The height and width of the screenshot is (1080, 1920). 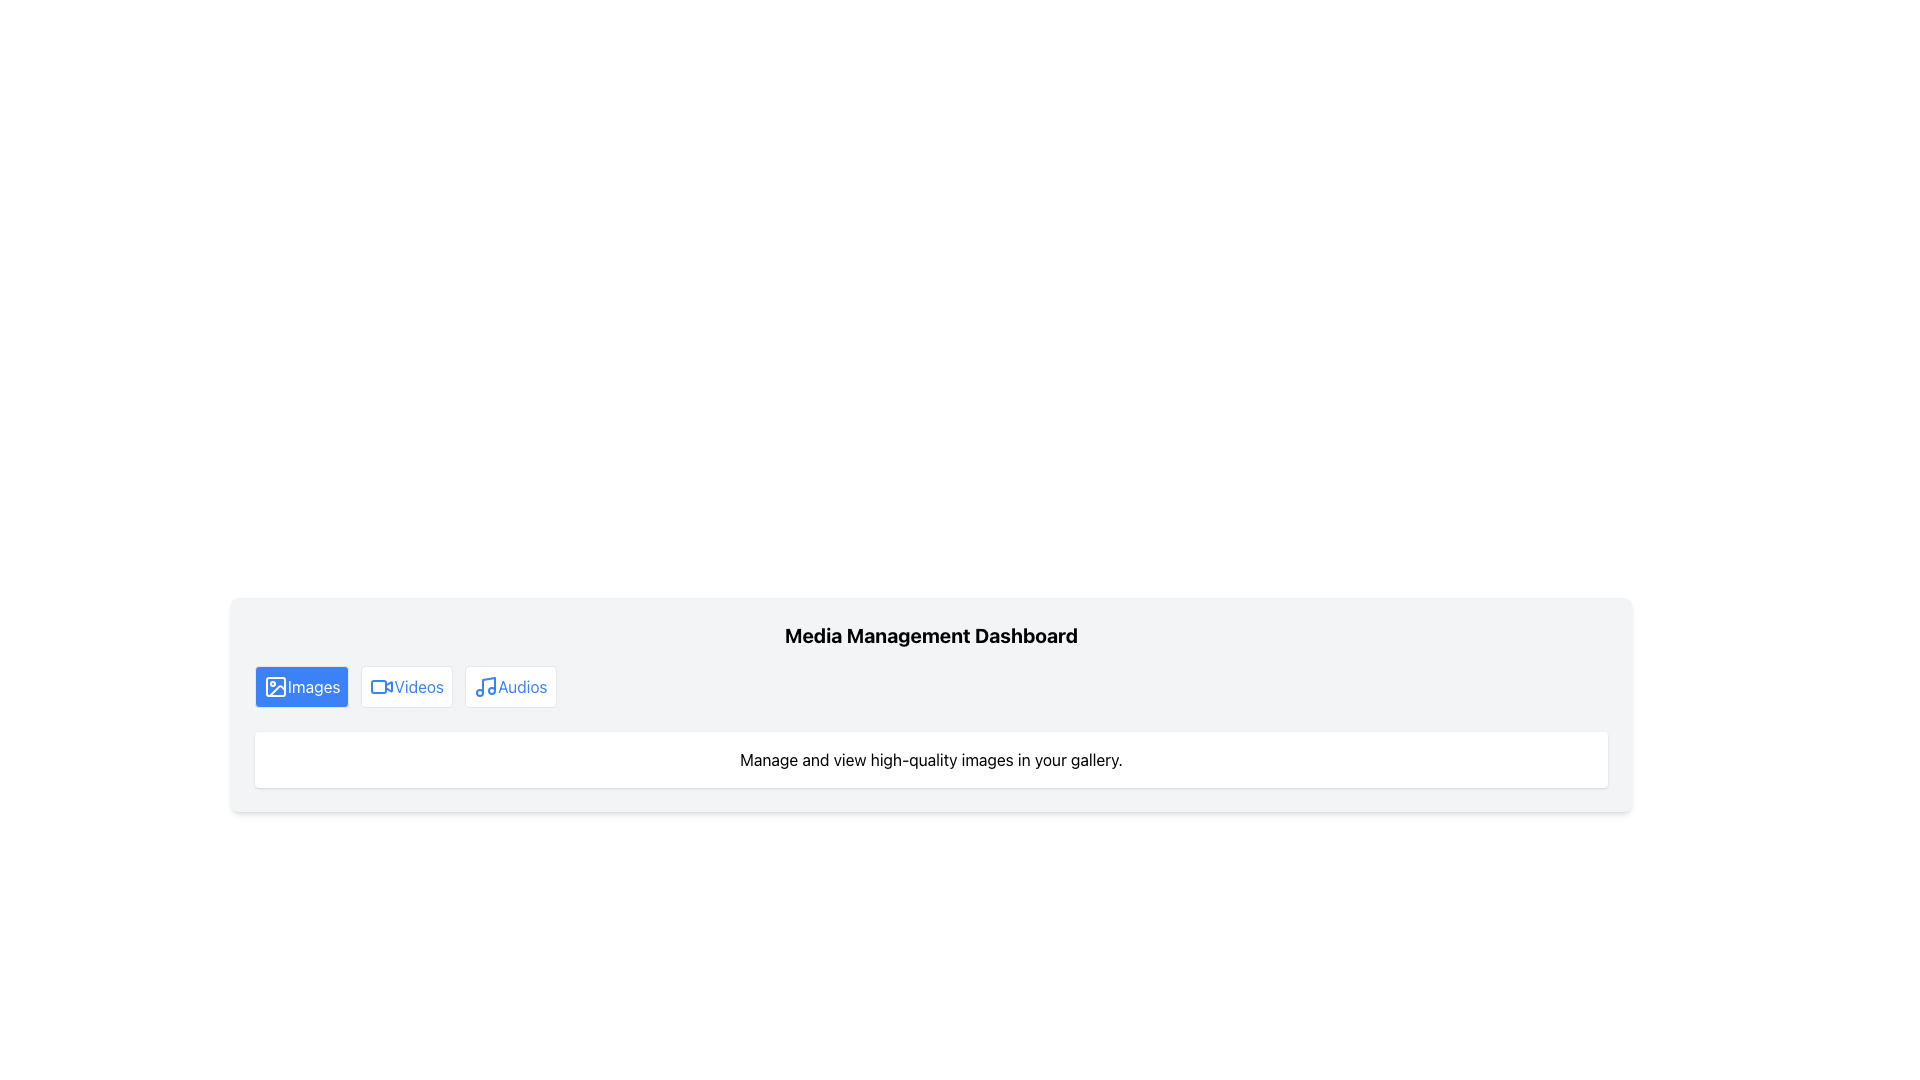 What do you see at coordinates (510, 685) in the screenshot?
I see `the 'Audios' button in the navigation bar` at bounding box center [510, 685].